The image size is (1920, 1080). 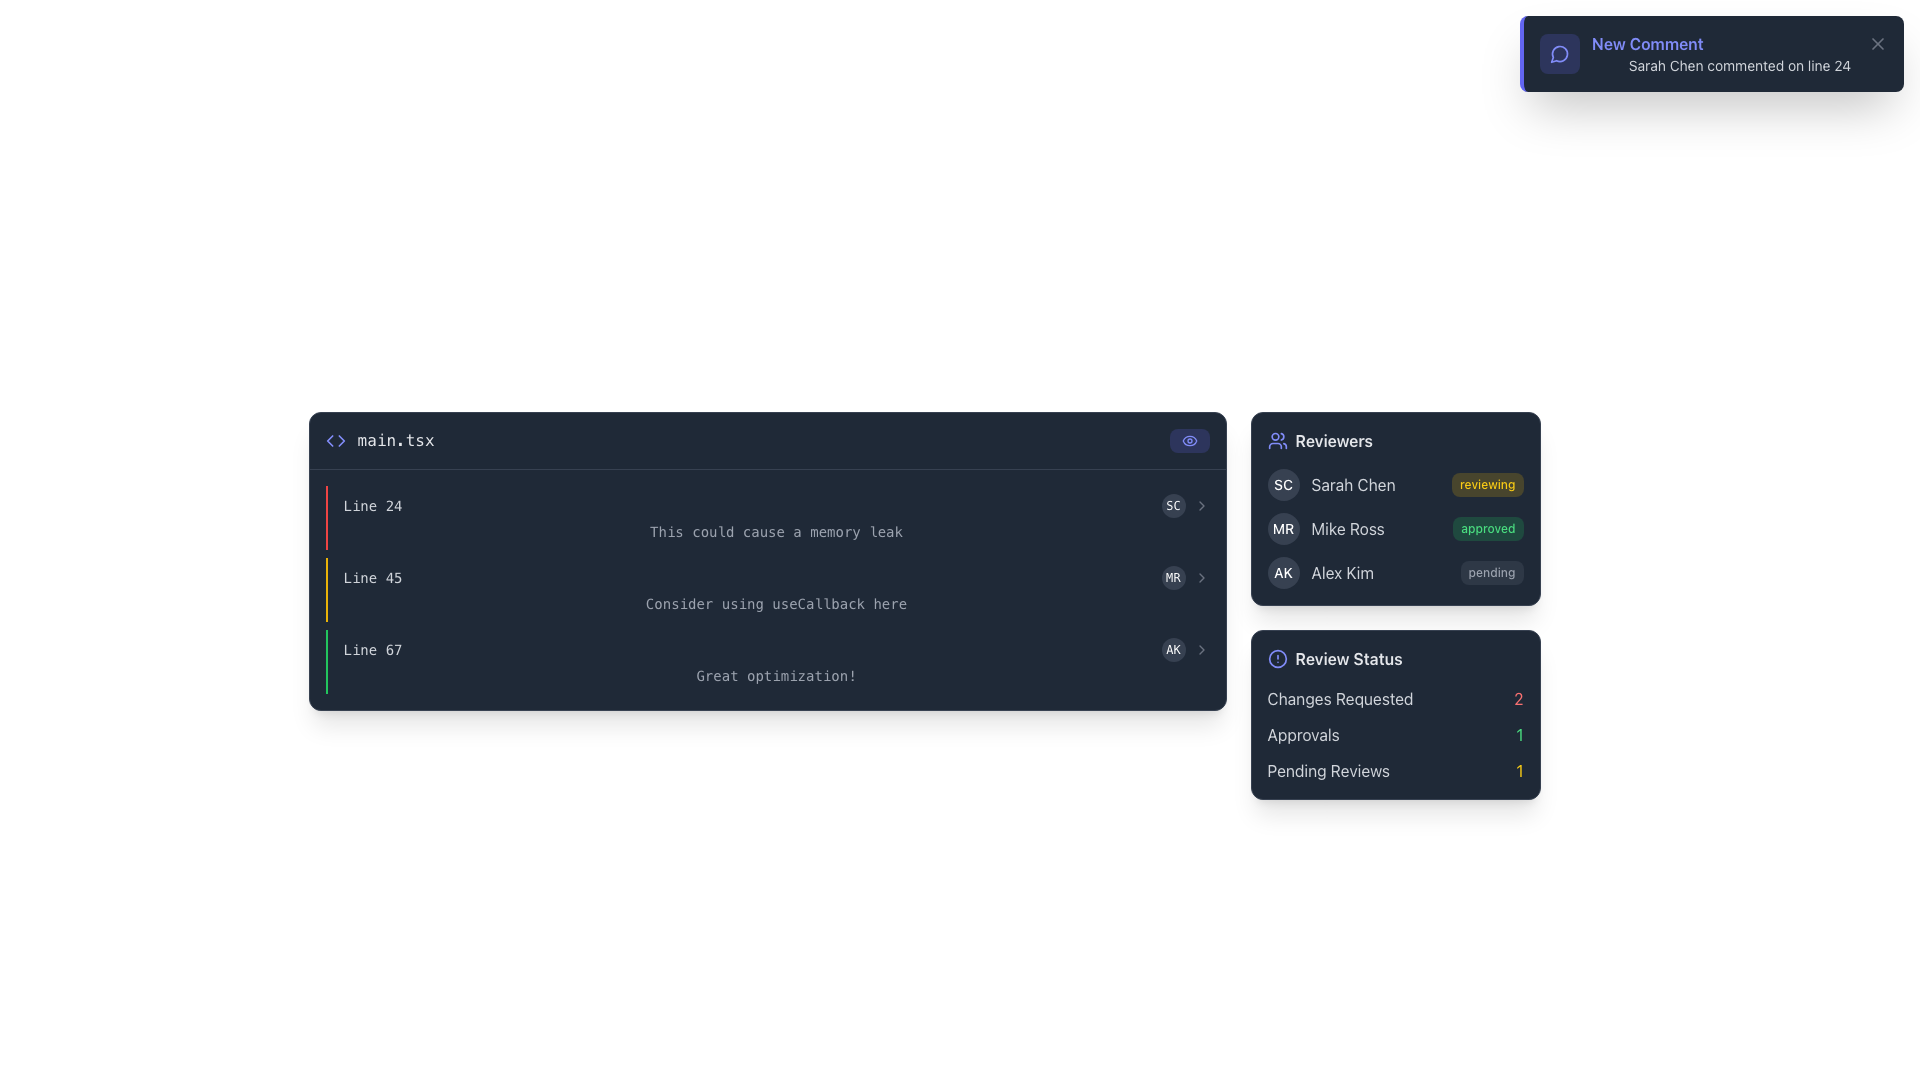 I want to click on the status indicator of a user in the interactive panel located in the top-right area of the interface, so click(x=1394, y=508).